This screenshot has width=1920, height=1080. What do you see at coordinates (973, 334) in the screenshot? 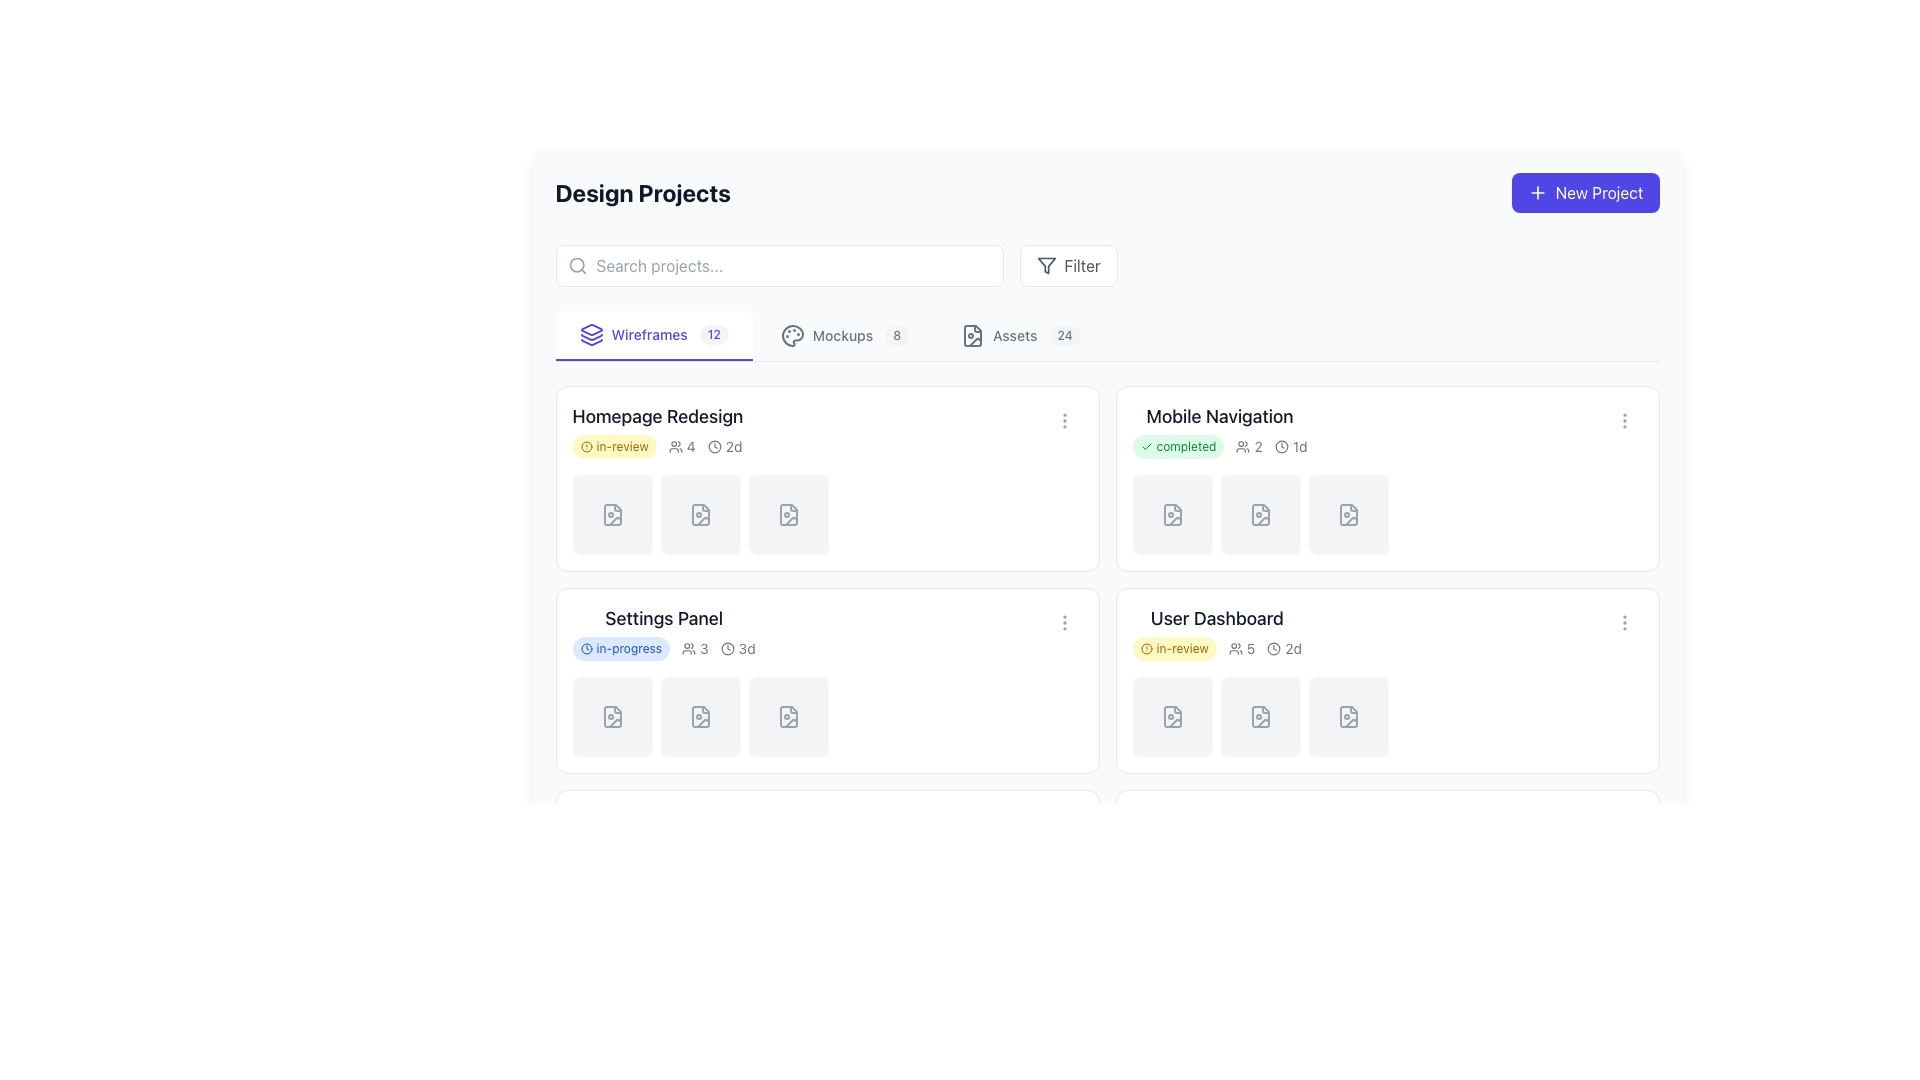
I see `the 'Assets' icon located to the left of the text 'Assets' with a numerical badge displaying '24'` at bounding box center [973, 334].